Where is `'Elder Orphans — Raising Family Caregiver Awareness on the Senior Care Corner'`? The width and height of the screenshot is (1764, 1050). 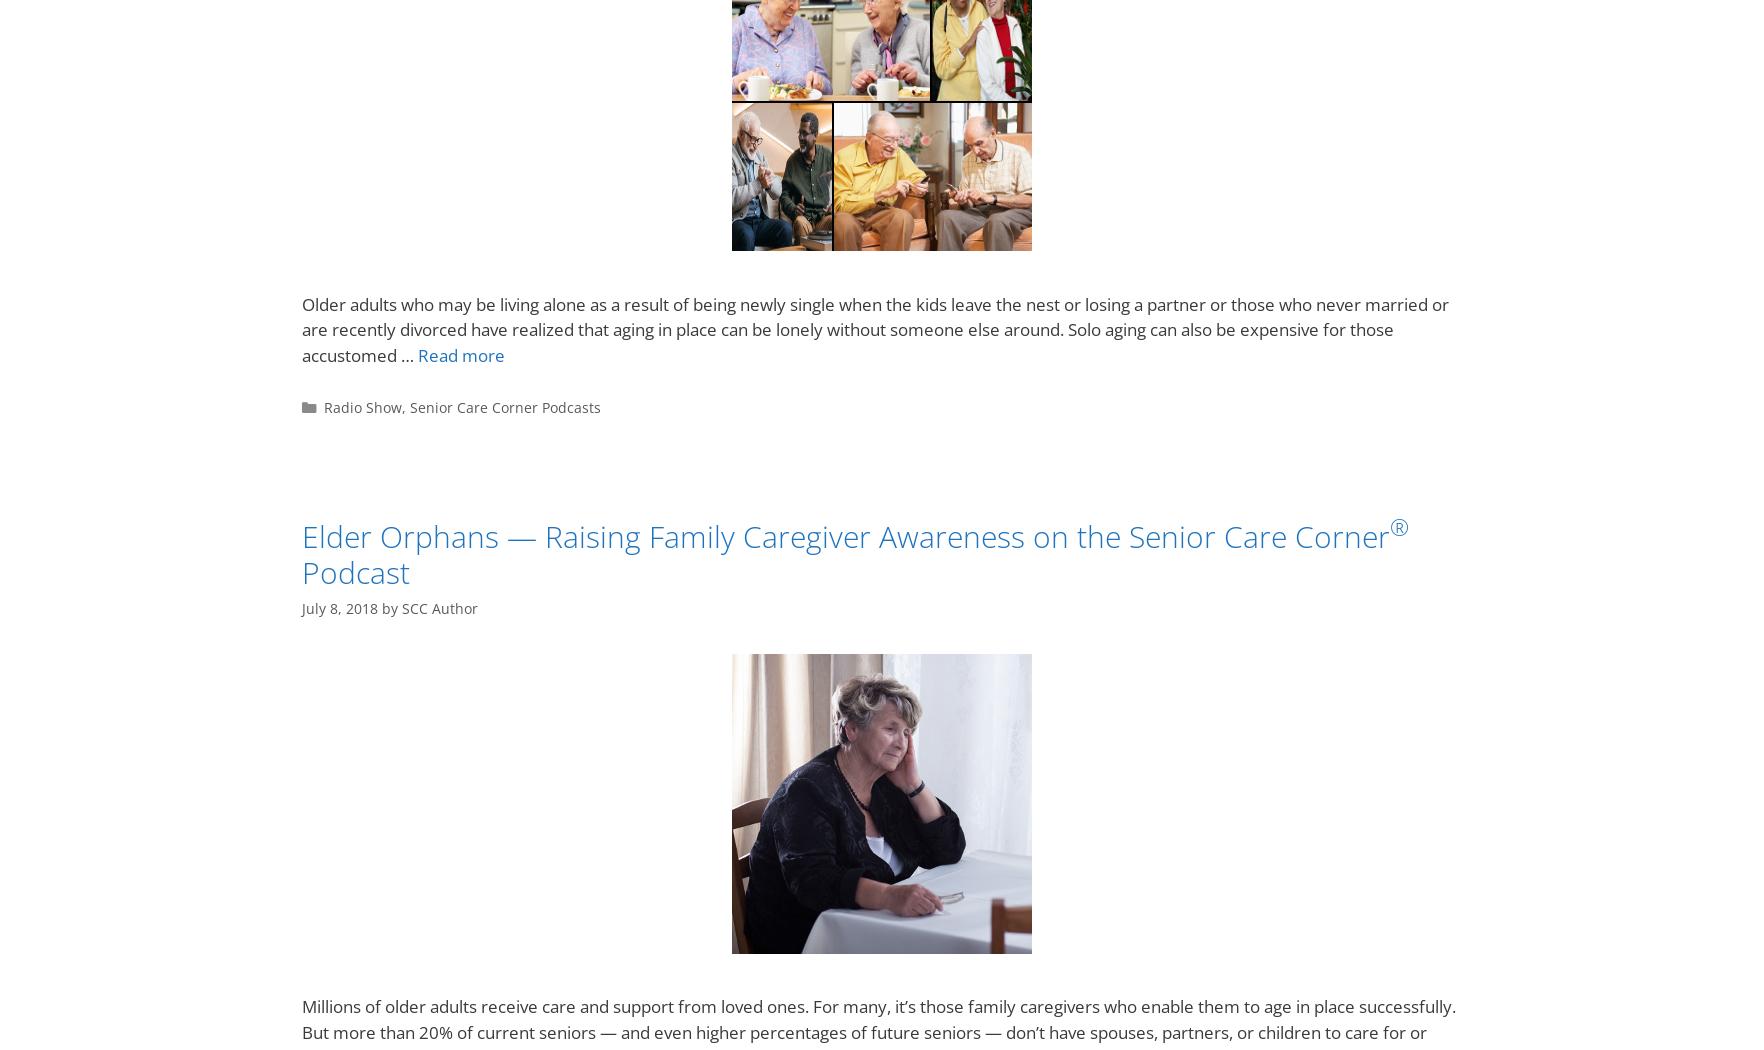 'Elder Orphans — Raising Family Caregiver Awareness on the Senior Care Corner' is located at coordinates (301, 535).